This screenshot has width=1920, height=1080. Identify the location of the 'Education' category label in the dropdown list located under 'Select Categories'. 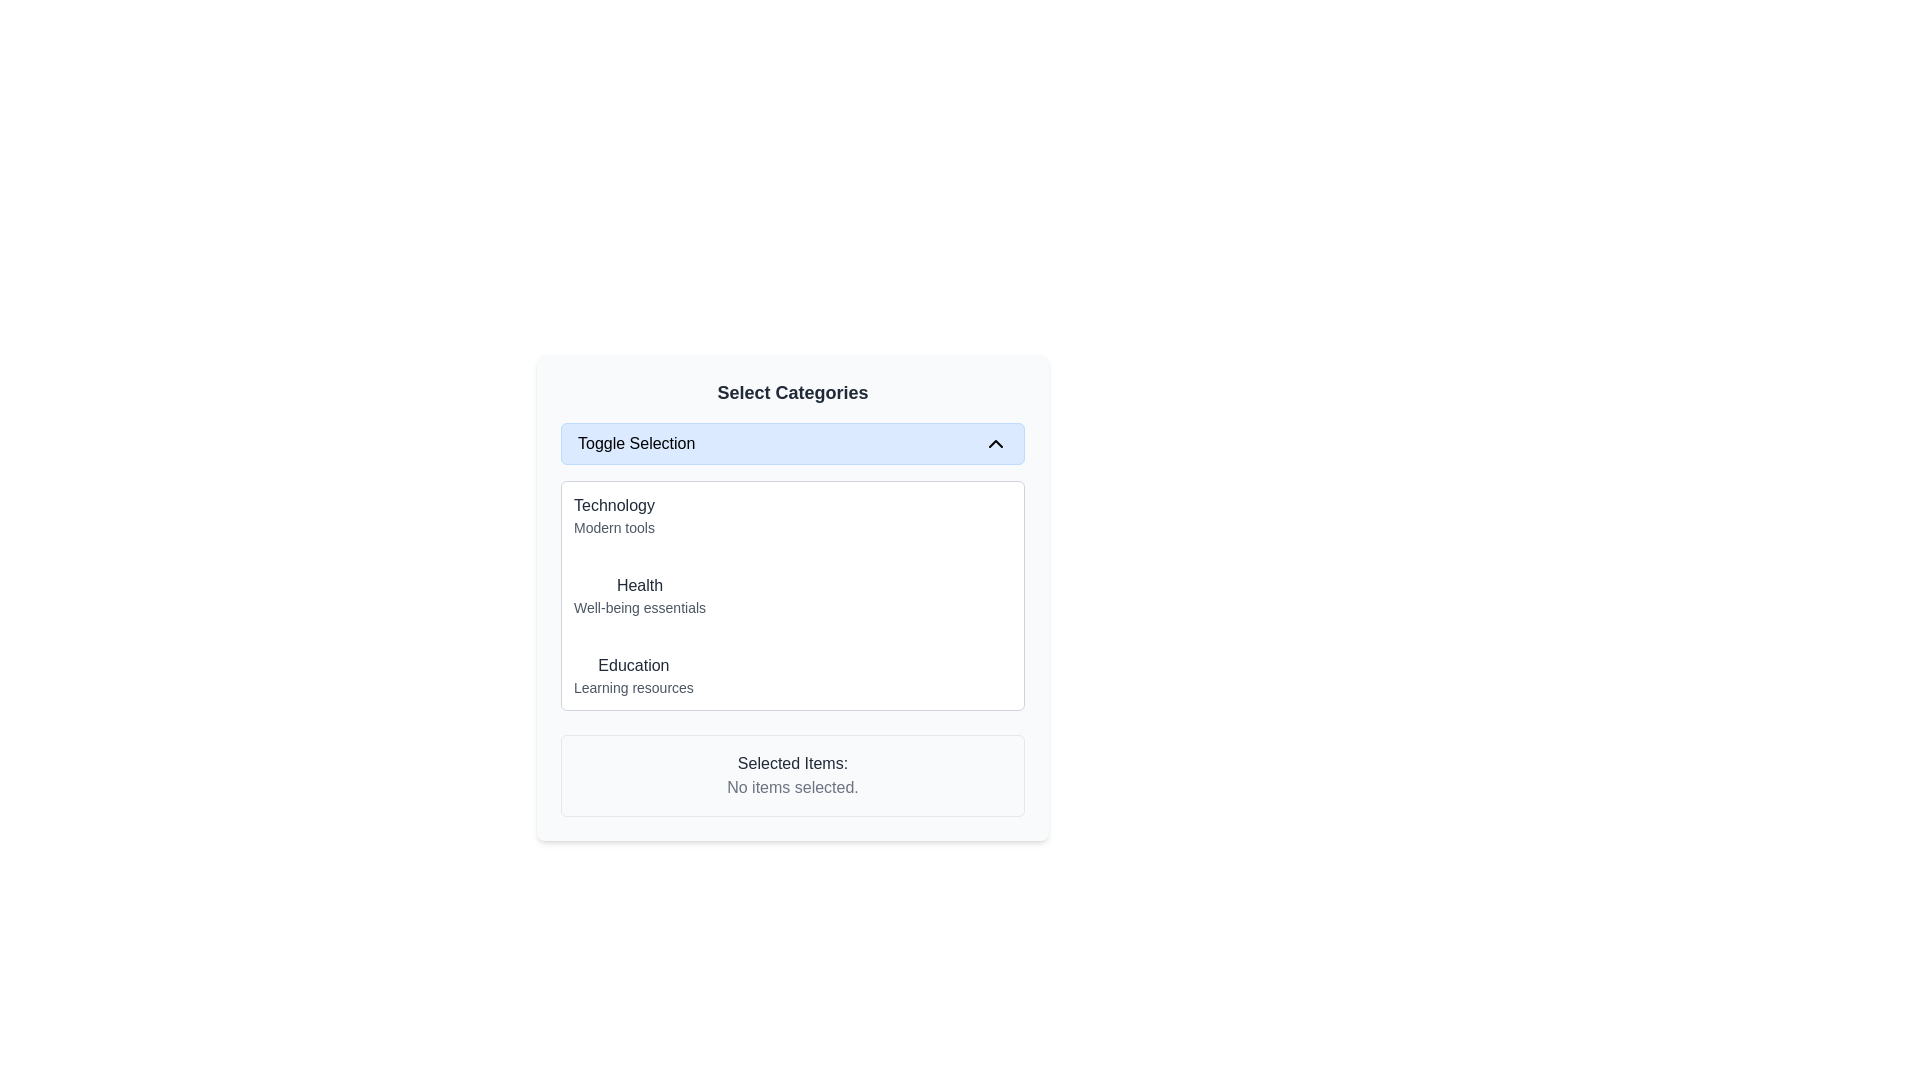
(632, 666).